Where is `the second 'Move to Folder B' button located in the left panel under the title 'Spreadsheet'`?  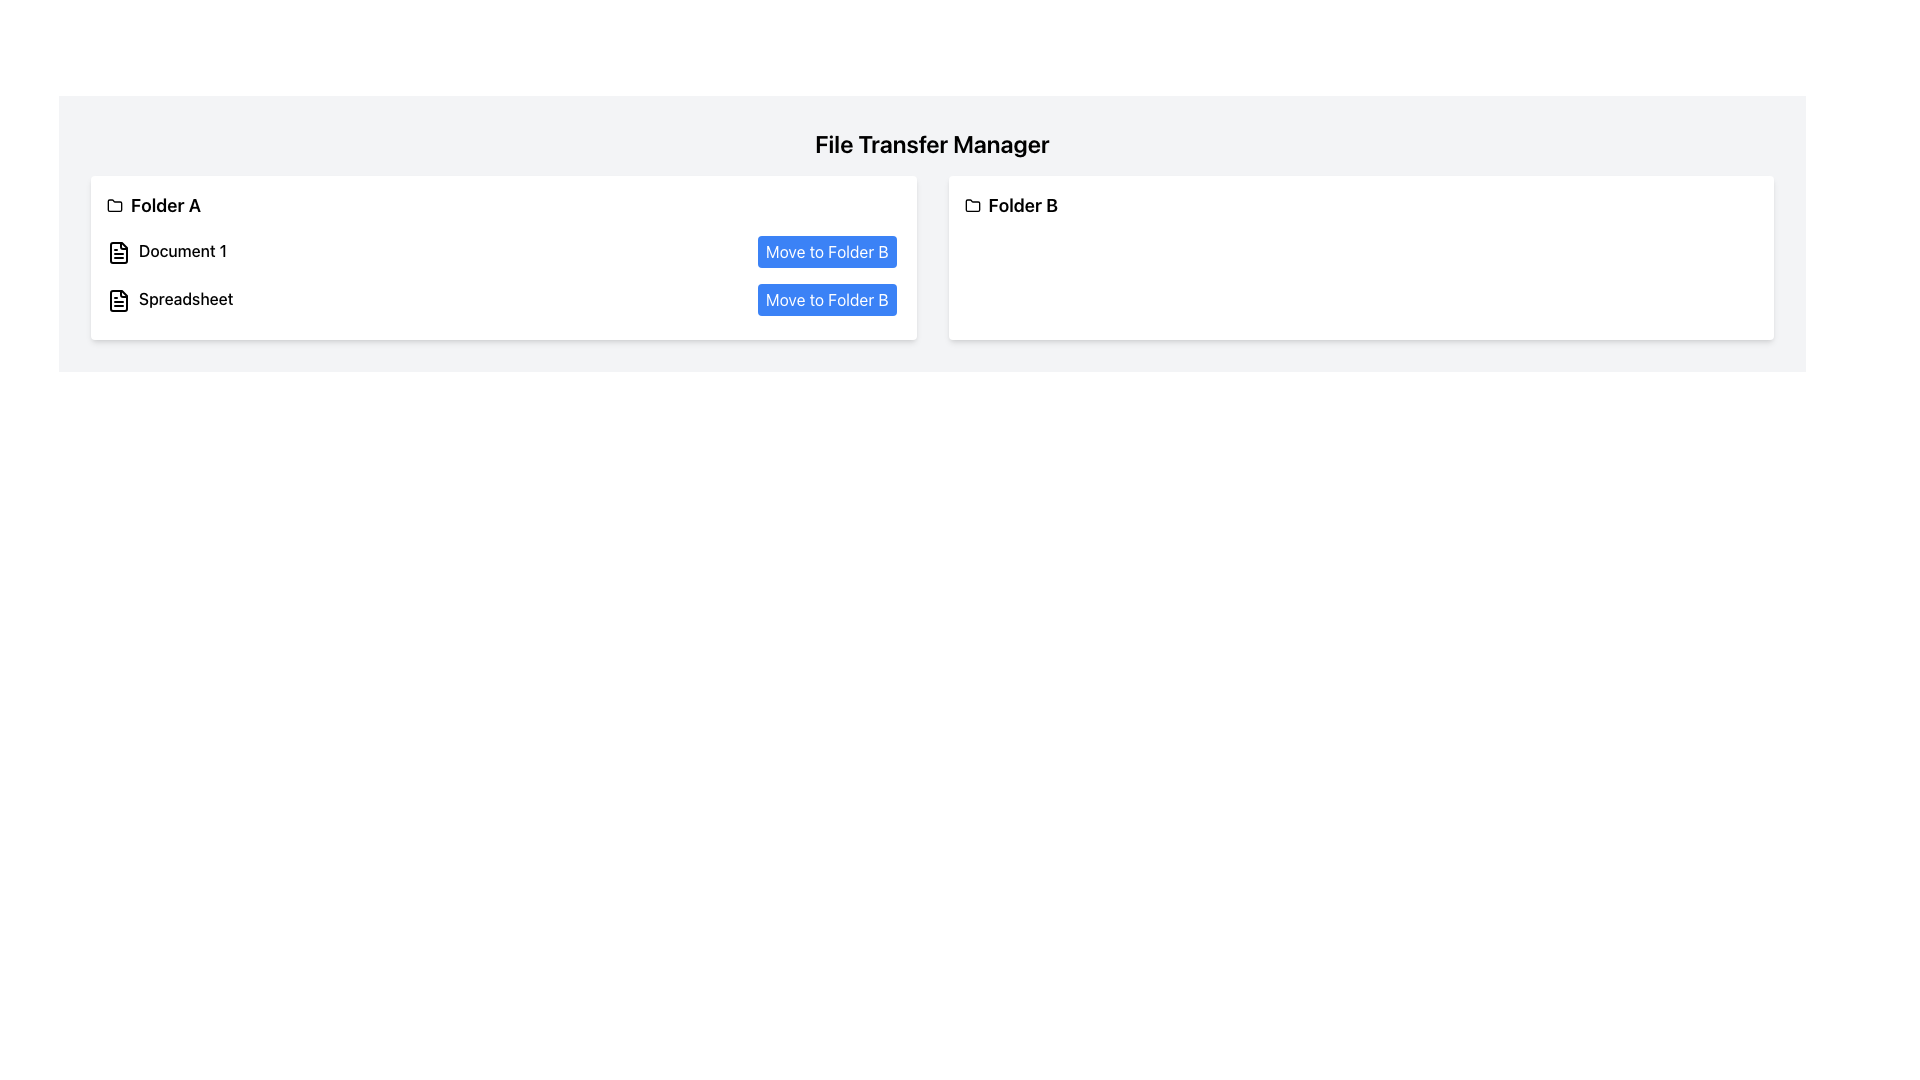
the second 'Move to Folder B' button located in the left panel under the title 'Spreadsheet' is located at coordinates (826, 300).